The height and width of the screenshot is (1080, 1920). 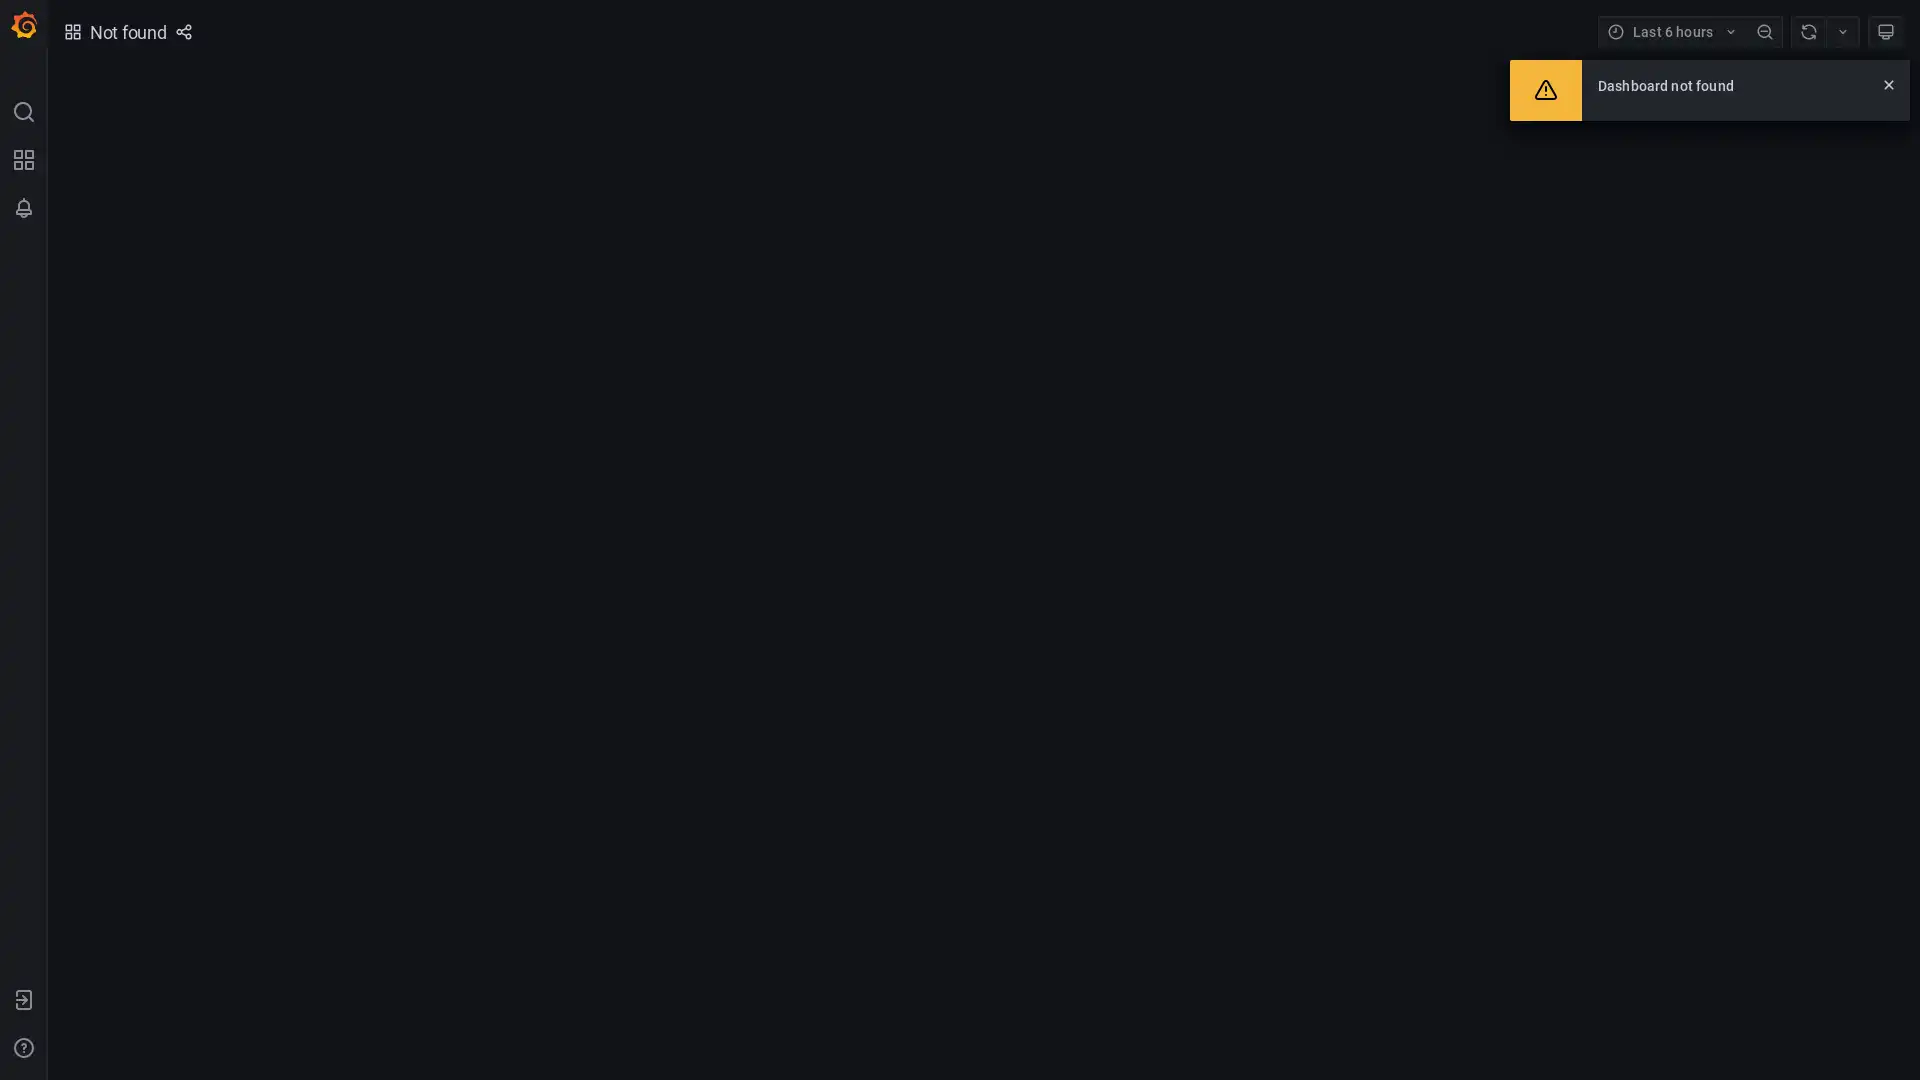 I want to click on Share dashboard or panel, so click(x=182, y=31).